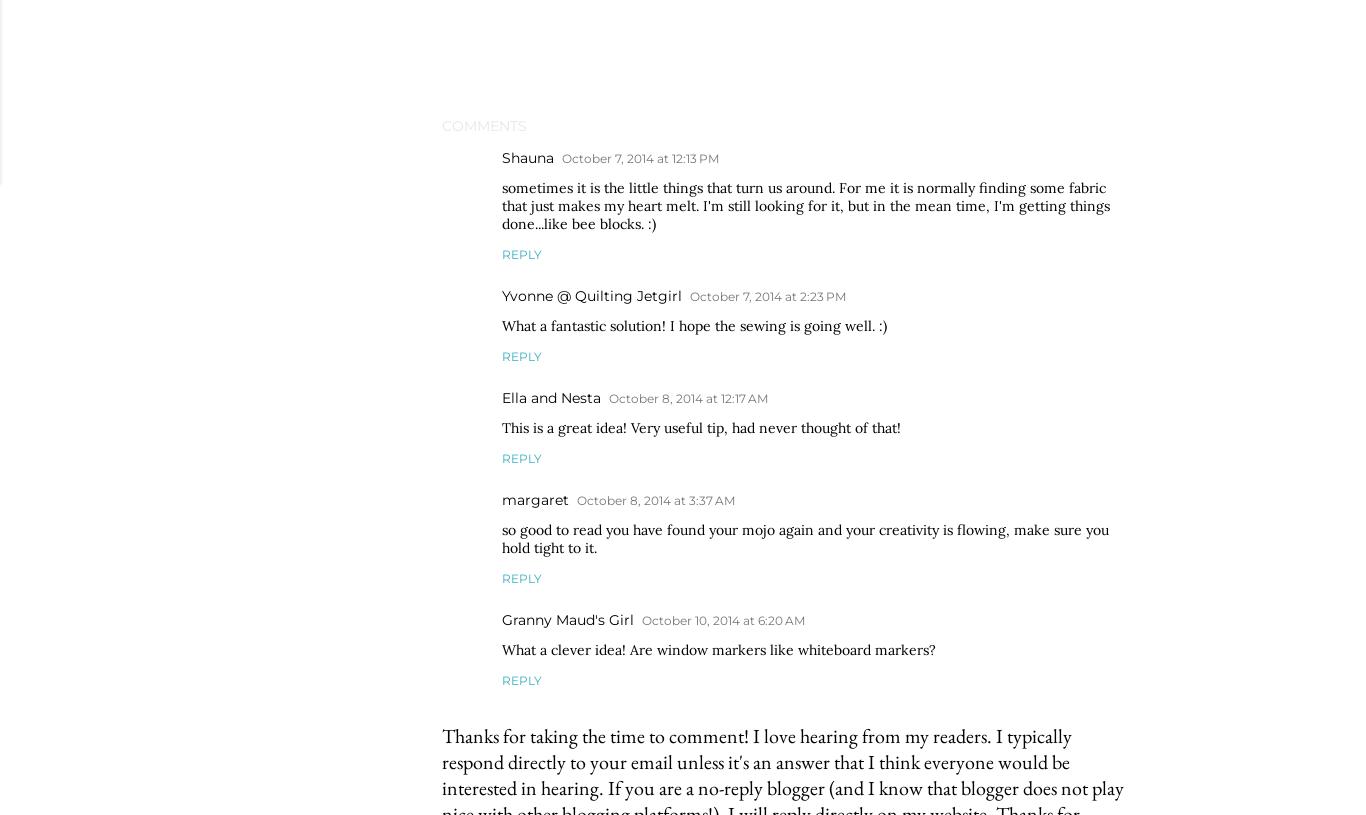 The width and height of the screenshot is (1366, 815). What do you see at coordinates (723, 619) in the screenshot?
I see `'October 10, 2014 at 6:20 AM'` at bounding box center [723, 619].